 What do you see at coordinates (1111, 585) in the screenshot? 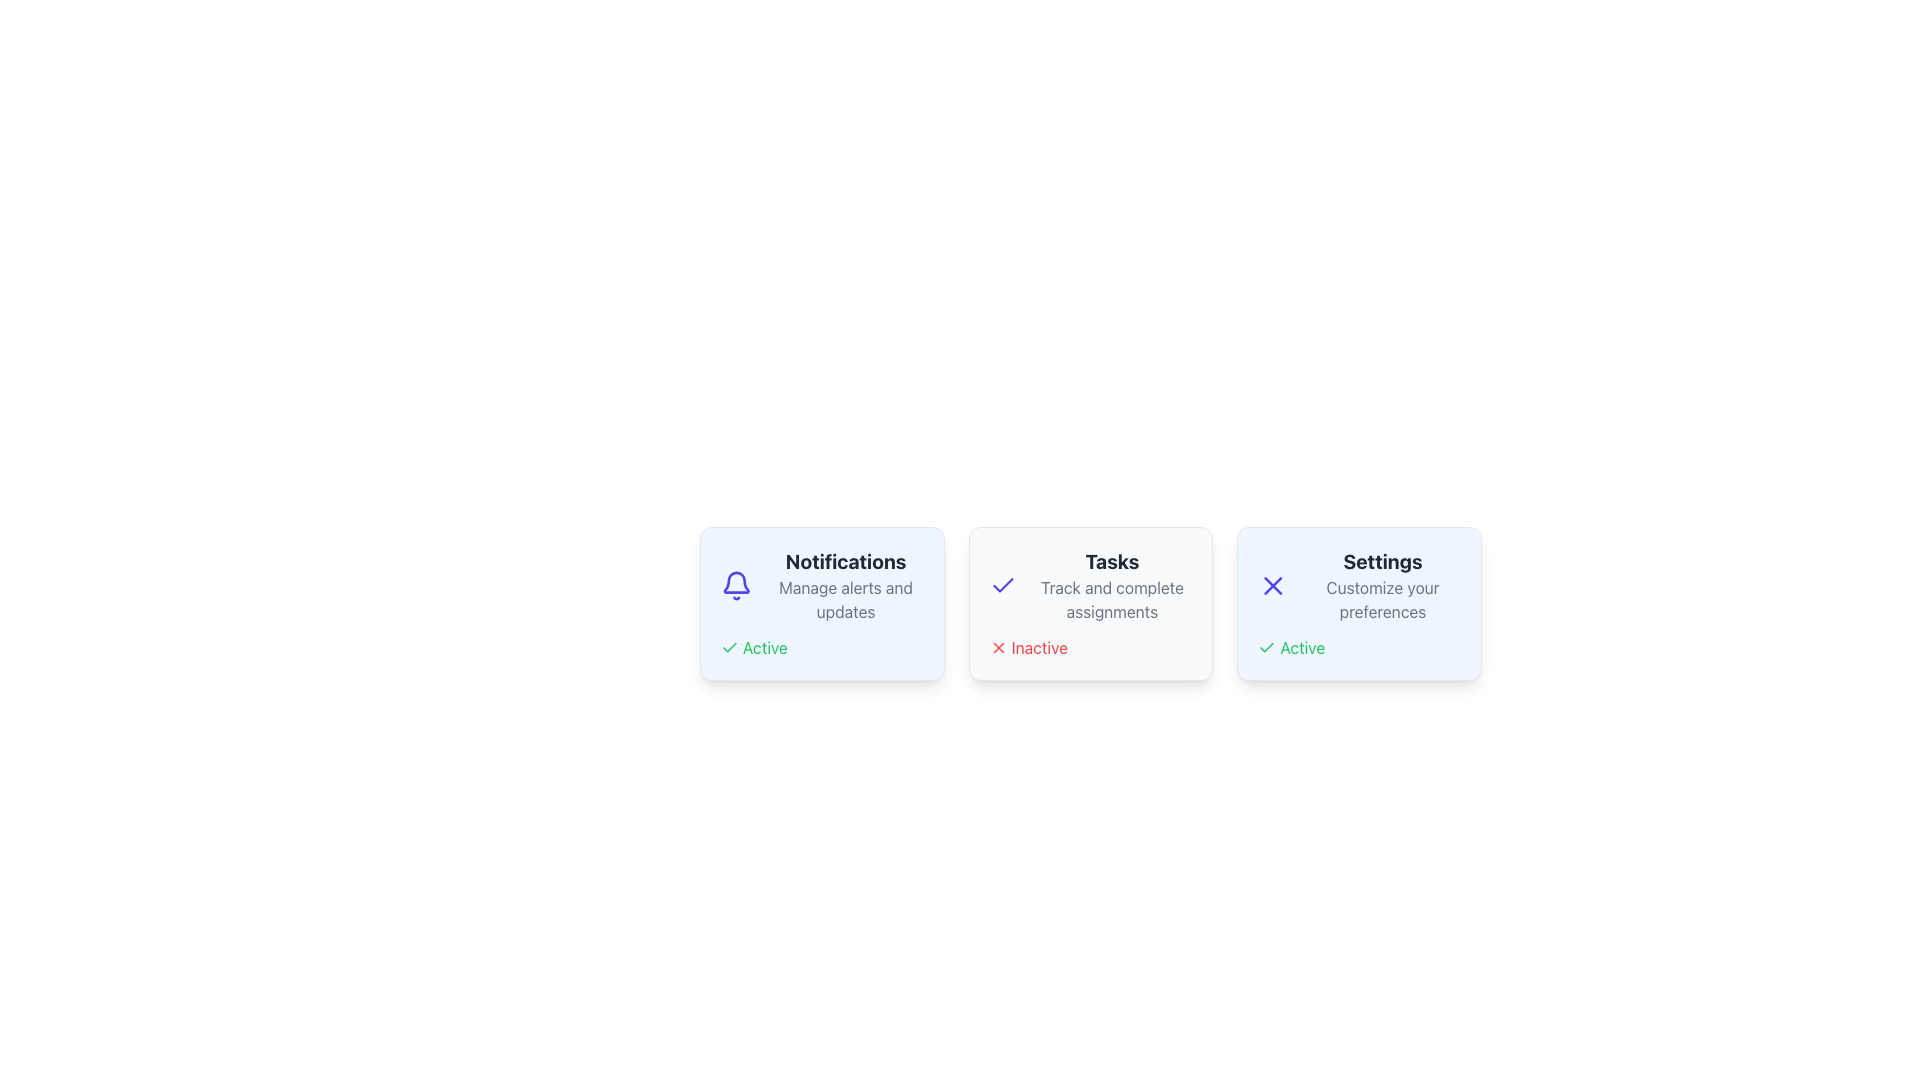
I see `the 'Tasks' Label and Description Group, which is the central card in a row of three, positioned between 'Notifications' and 'Settings'` at bounding box center [1111, 585].